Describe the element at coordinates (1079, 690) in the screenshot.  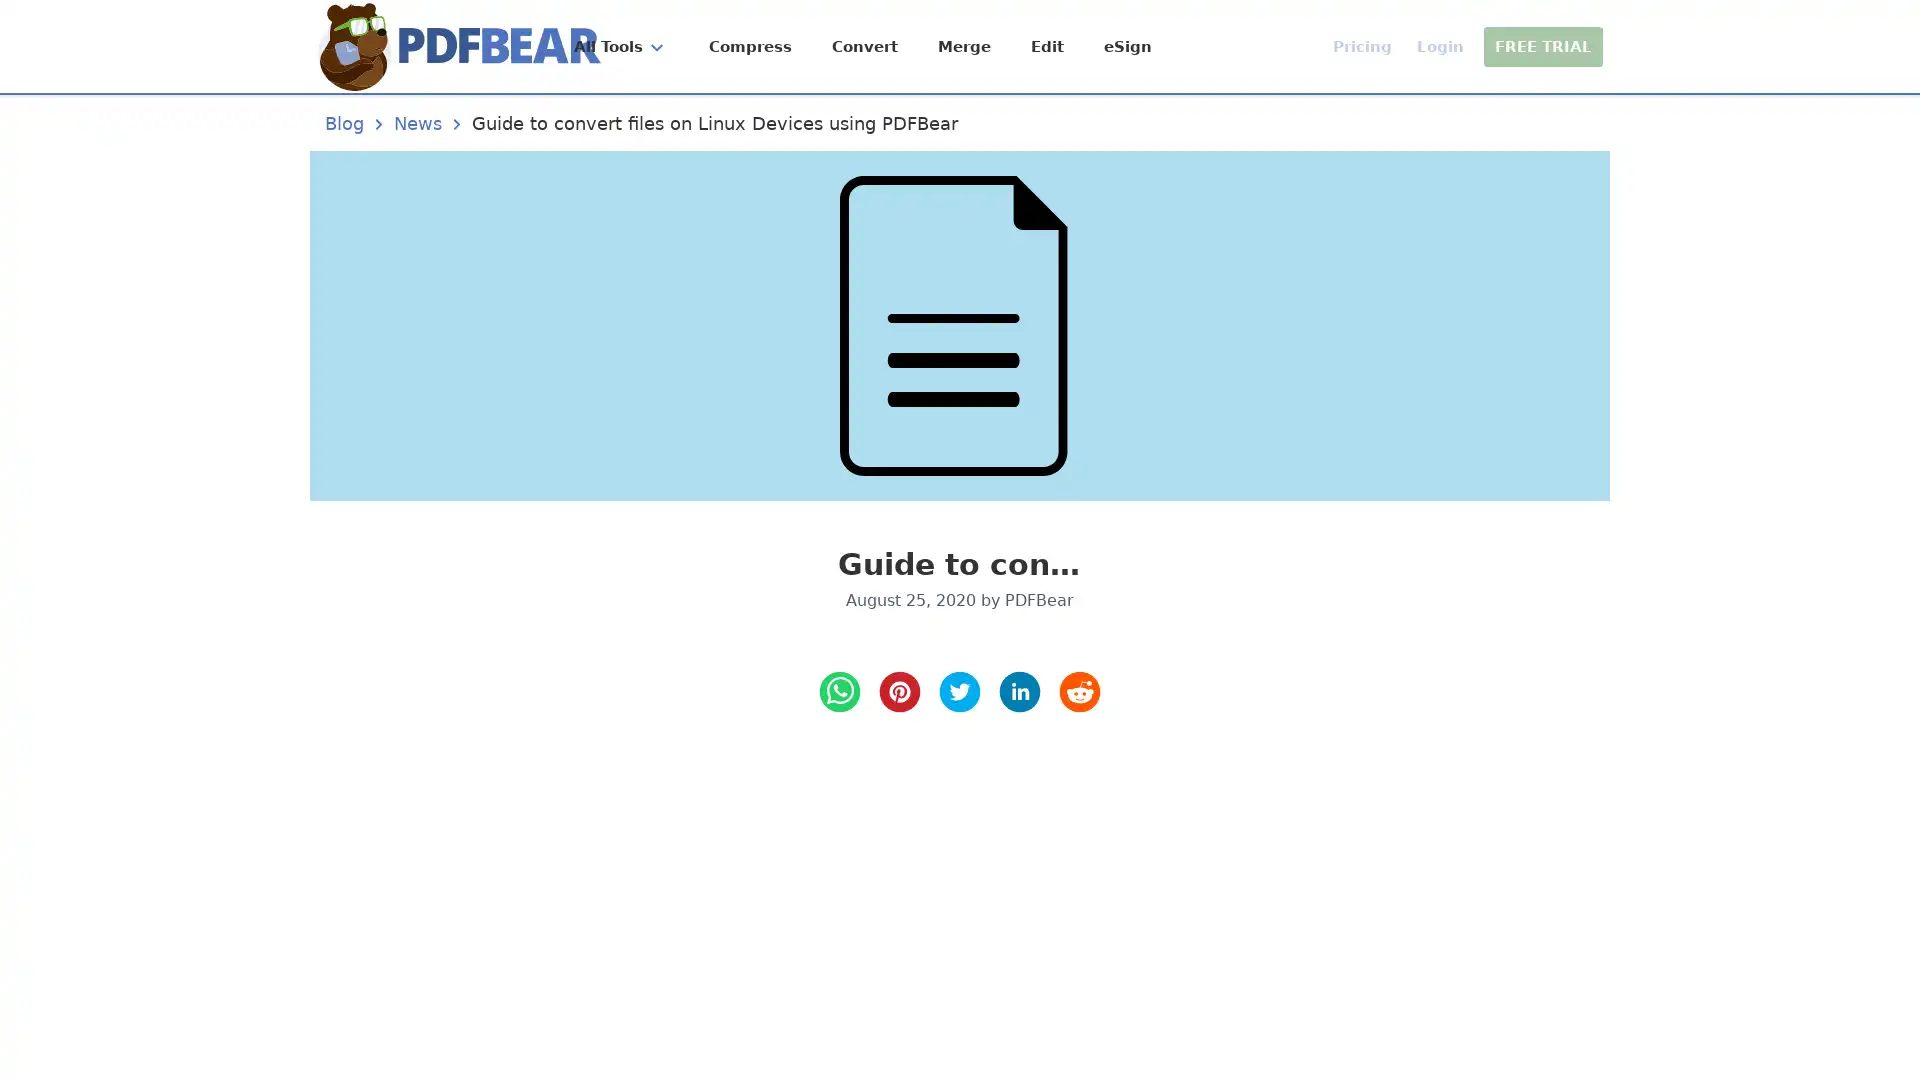
I see `reddit` at that location.